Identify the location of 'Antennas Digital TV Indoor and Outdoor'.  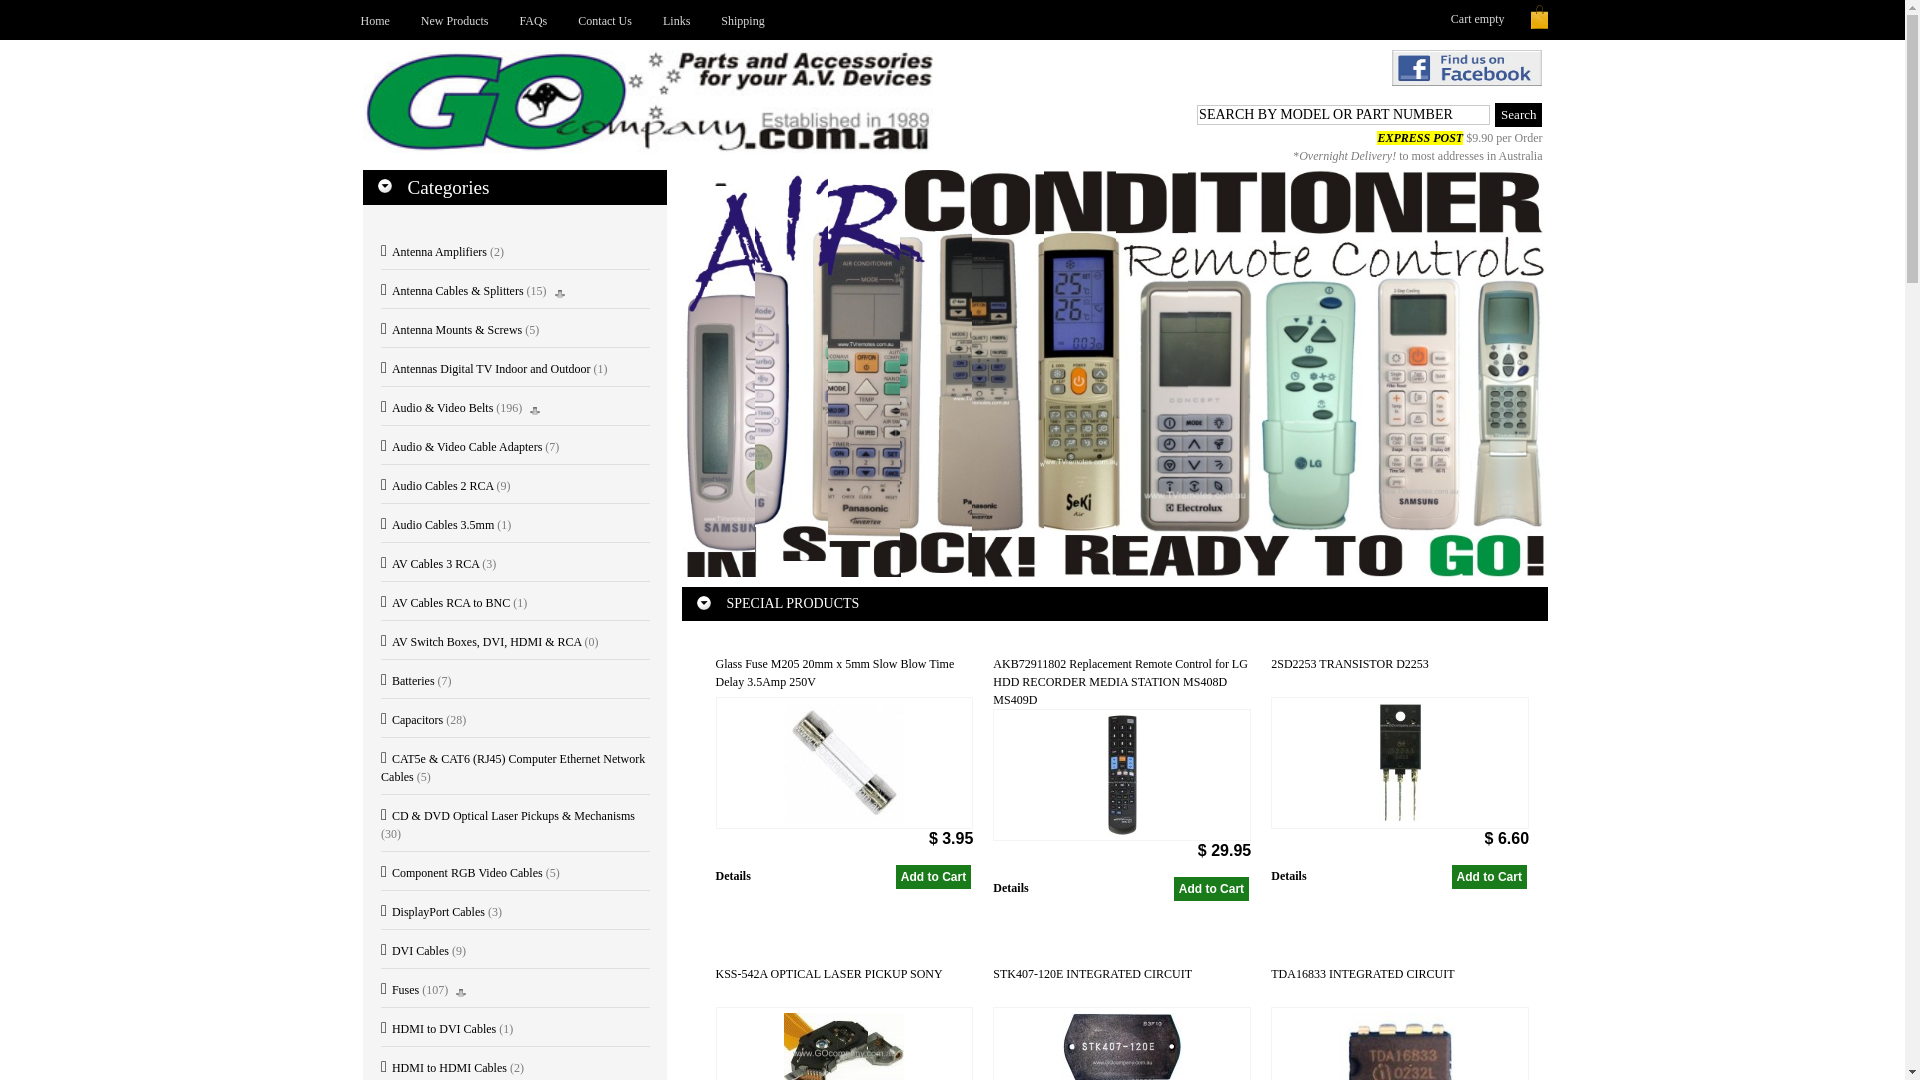
(485, 369).